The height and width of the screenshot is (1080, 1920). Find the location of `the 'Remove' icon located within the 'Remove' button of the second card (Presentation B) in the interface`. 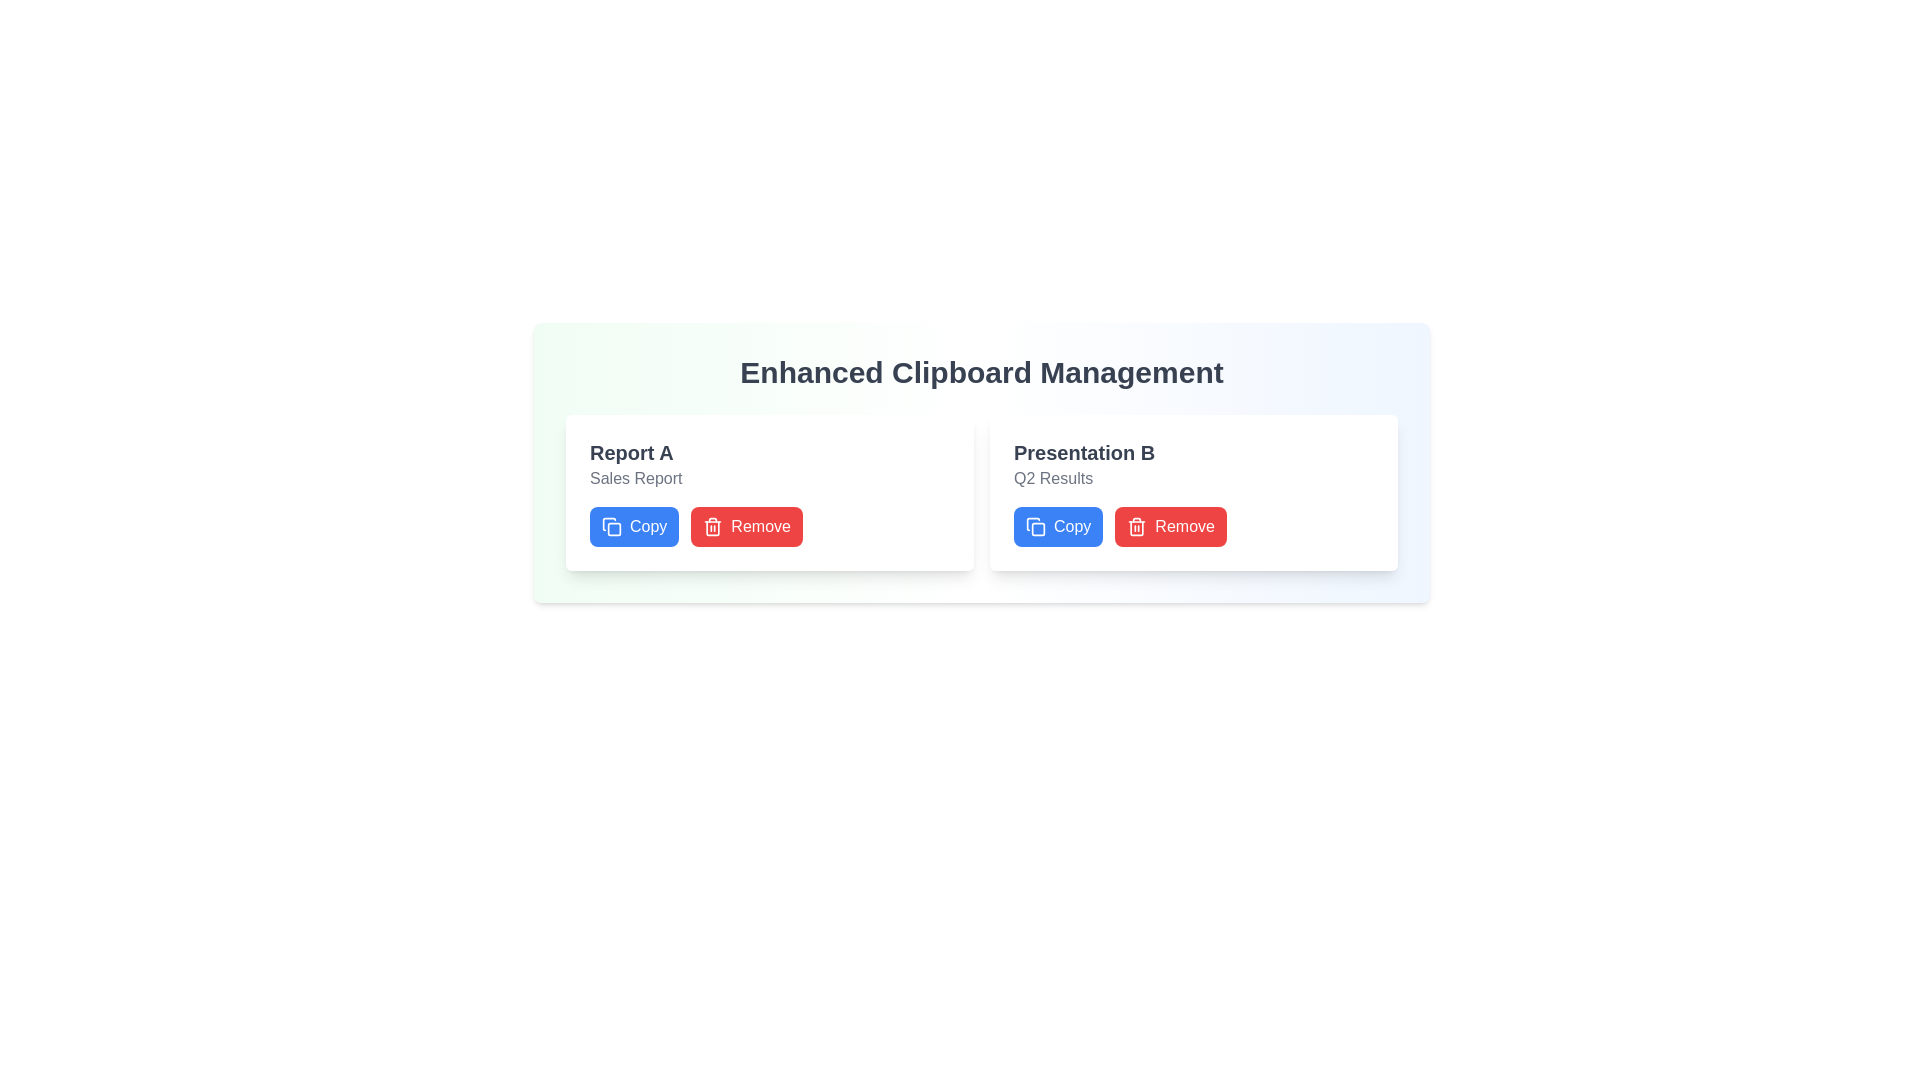

the 'Remove' icon located within the 'Remove' button of the second card (Presentation B) in the interface is located at coordinates (1137, 526).